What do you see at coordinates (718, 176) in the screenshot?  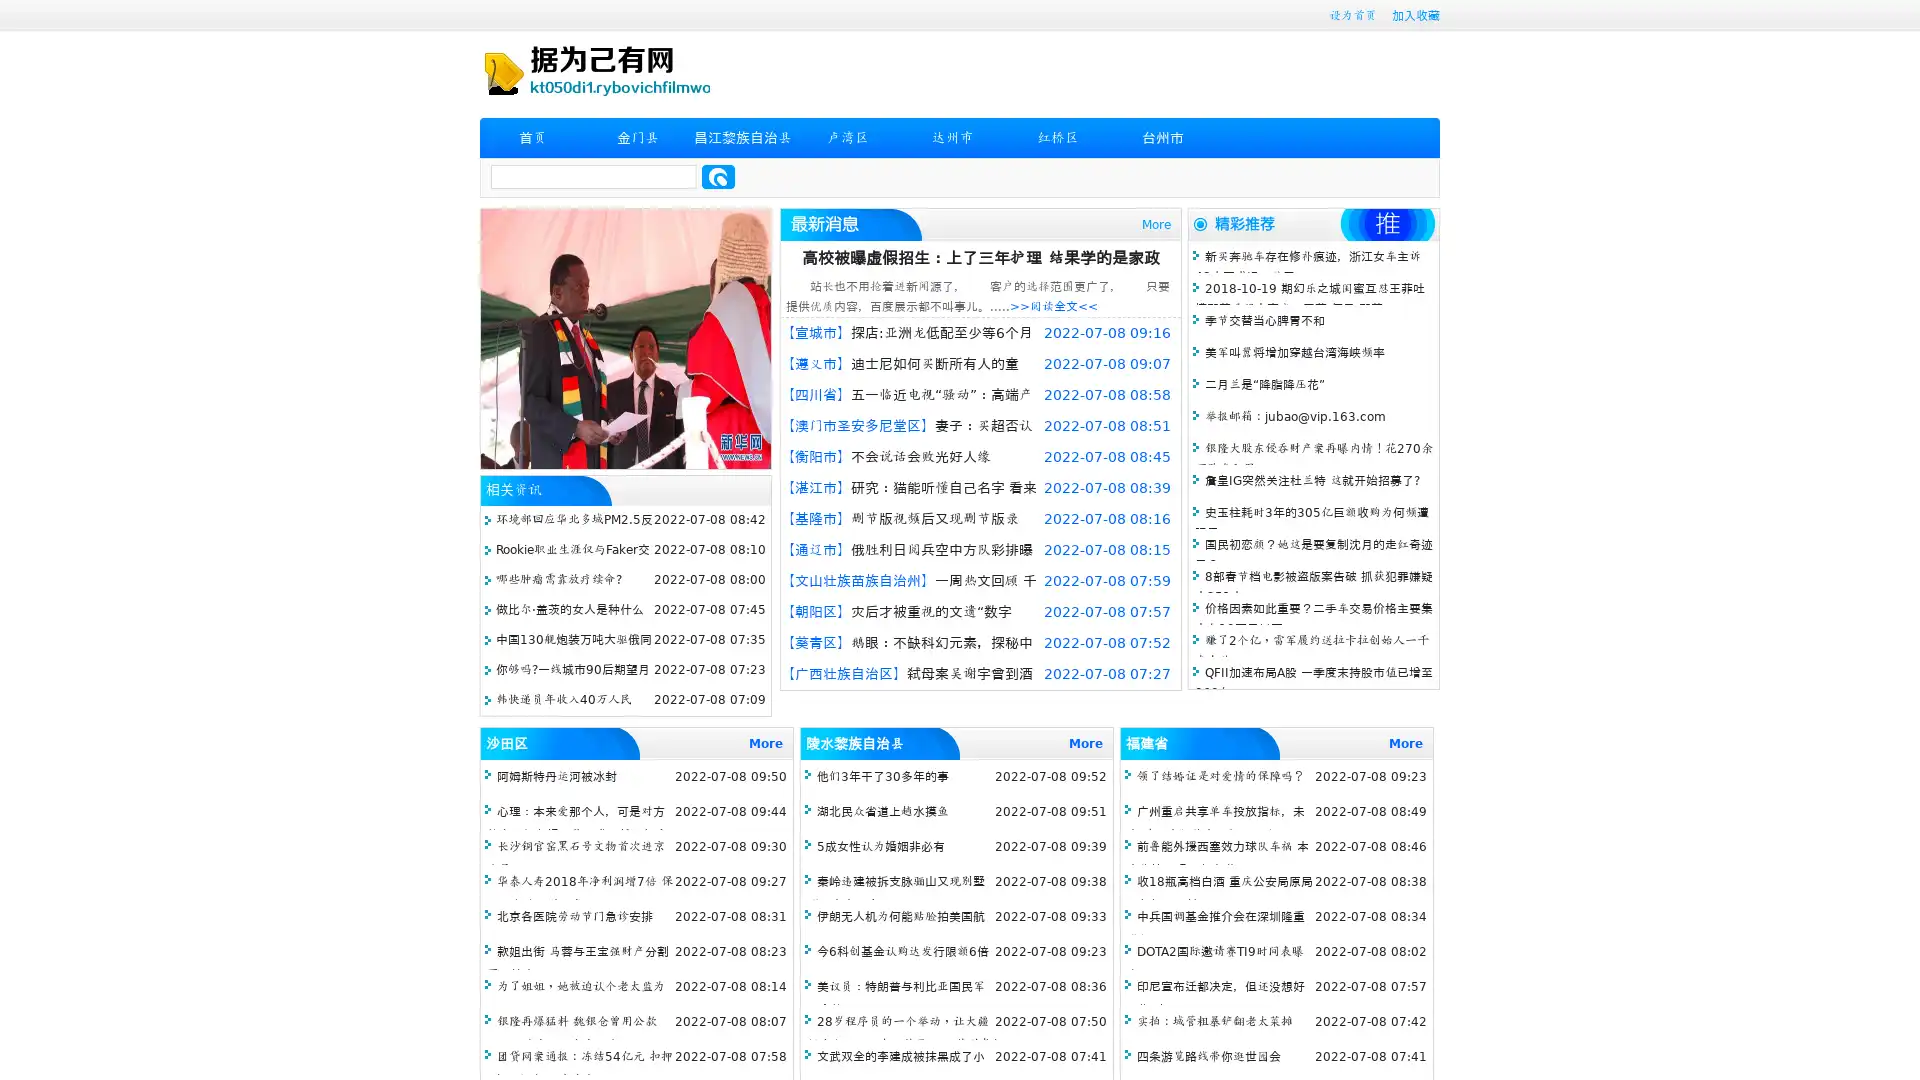 I see `Search` at bounding box center [718, 176].